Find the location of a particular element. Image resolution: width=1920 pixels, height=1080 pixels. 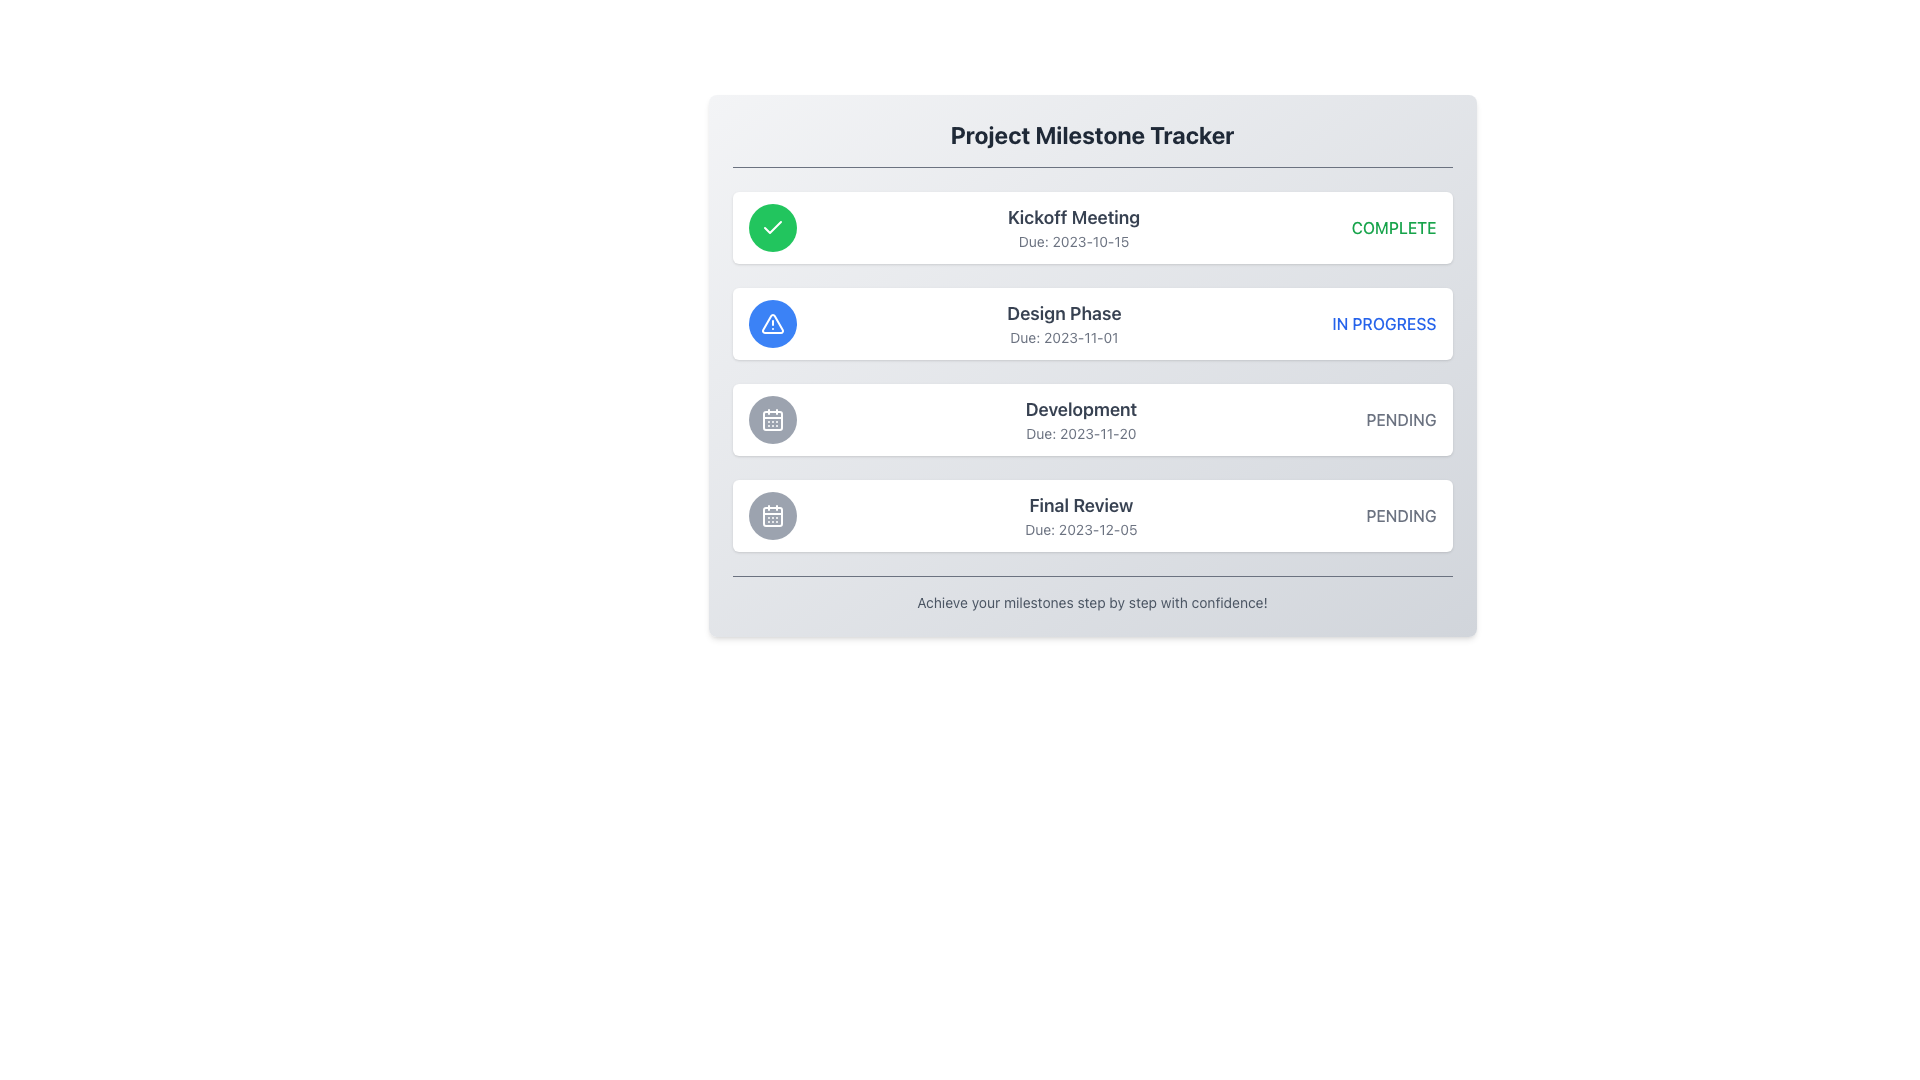

text content of the label displaying 'PENDING' in uppercase letters, which is located at the far-right side of the fourth row in the milestone cards is located at coordinates (1400, 515).